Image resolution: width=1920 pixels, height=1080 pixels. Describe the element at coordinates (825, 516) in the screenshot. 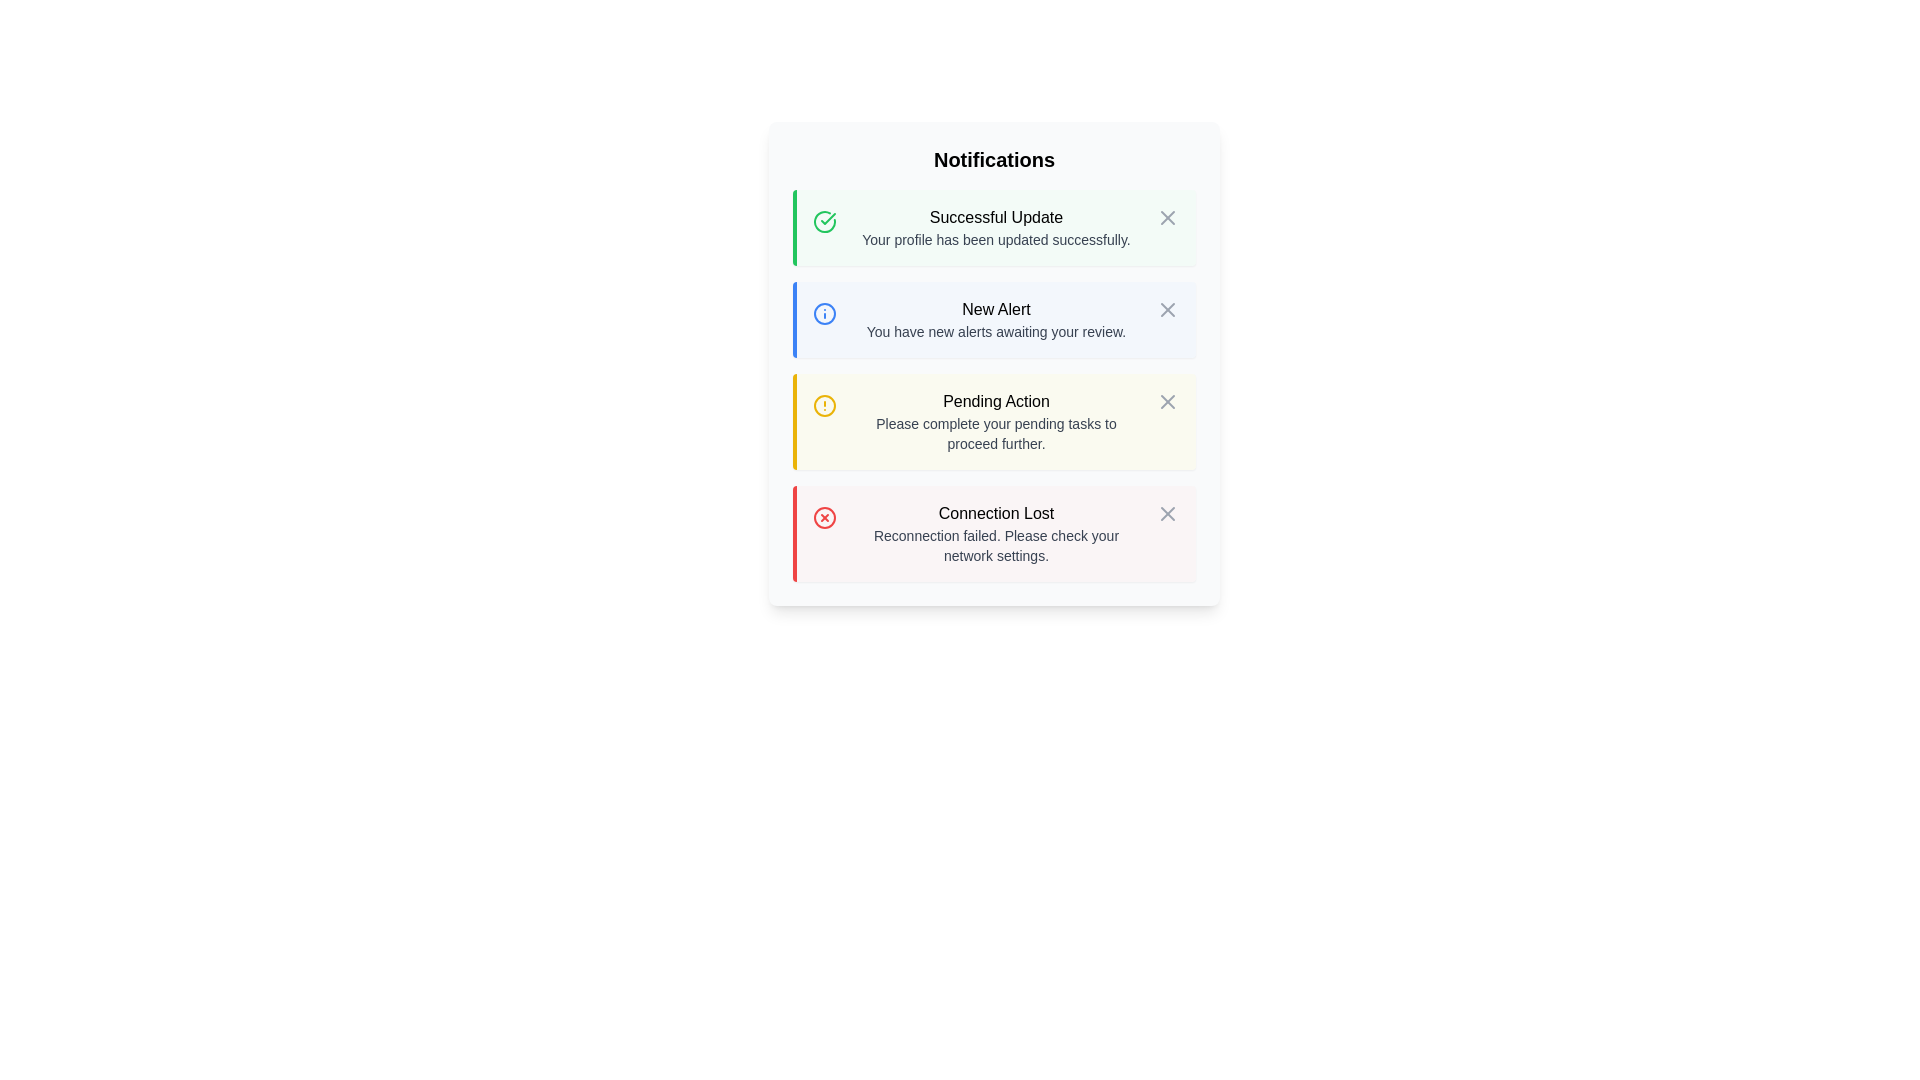

I see `the close icon button` at that location.